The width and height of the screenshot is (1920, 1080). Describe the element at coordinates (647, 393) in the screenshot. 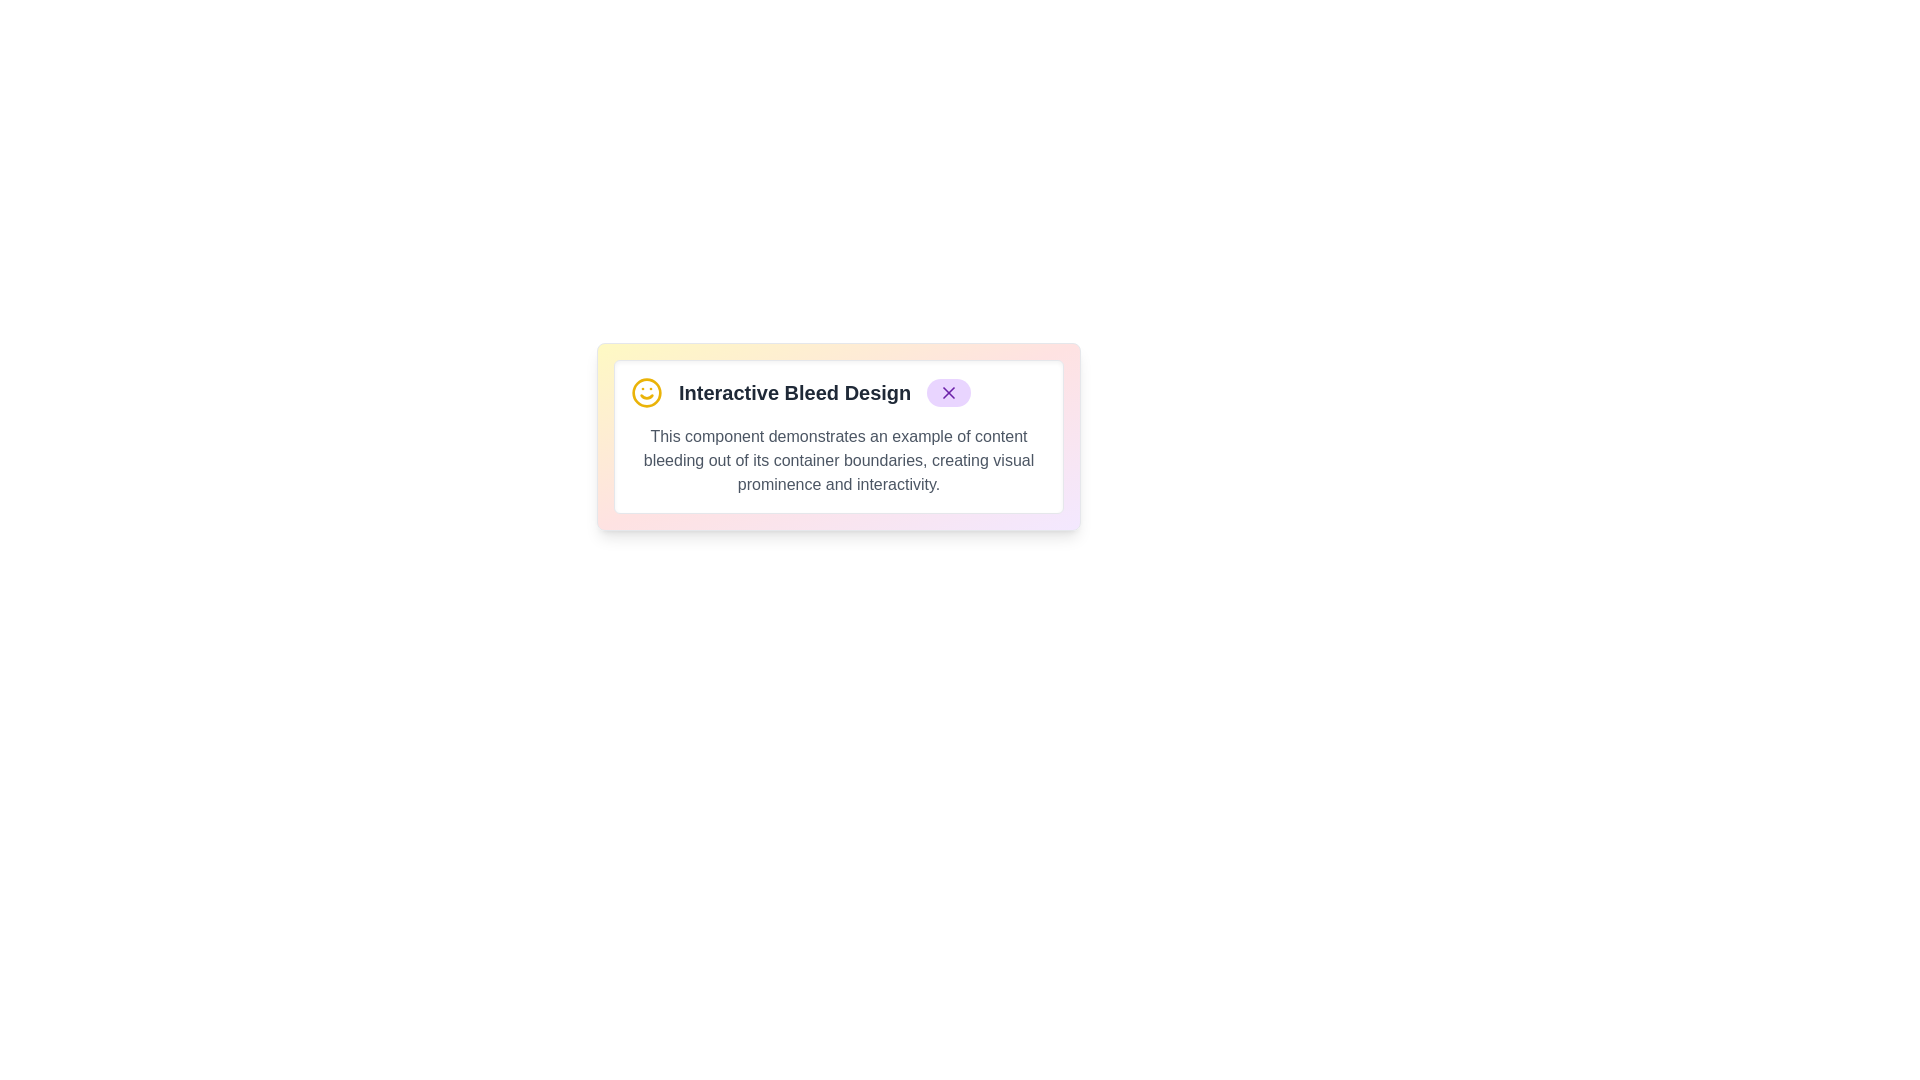

I see `the outer border of the smiley face icon, which is a circular SVG element located at the center of the smiley face in the top-left corner of the card` at that location.